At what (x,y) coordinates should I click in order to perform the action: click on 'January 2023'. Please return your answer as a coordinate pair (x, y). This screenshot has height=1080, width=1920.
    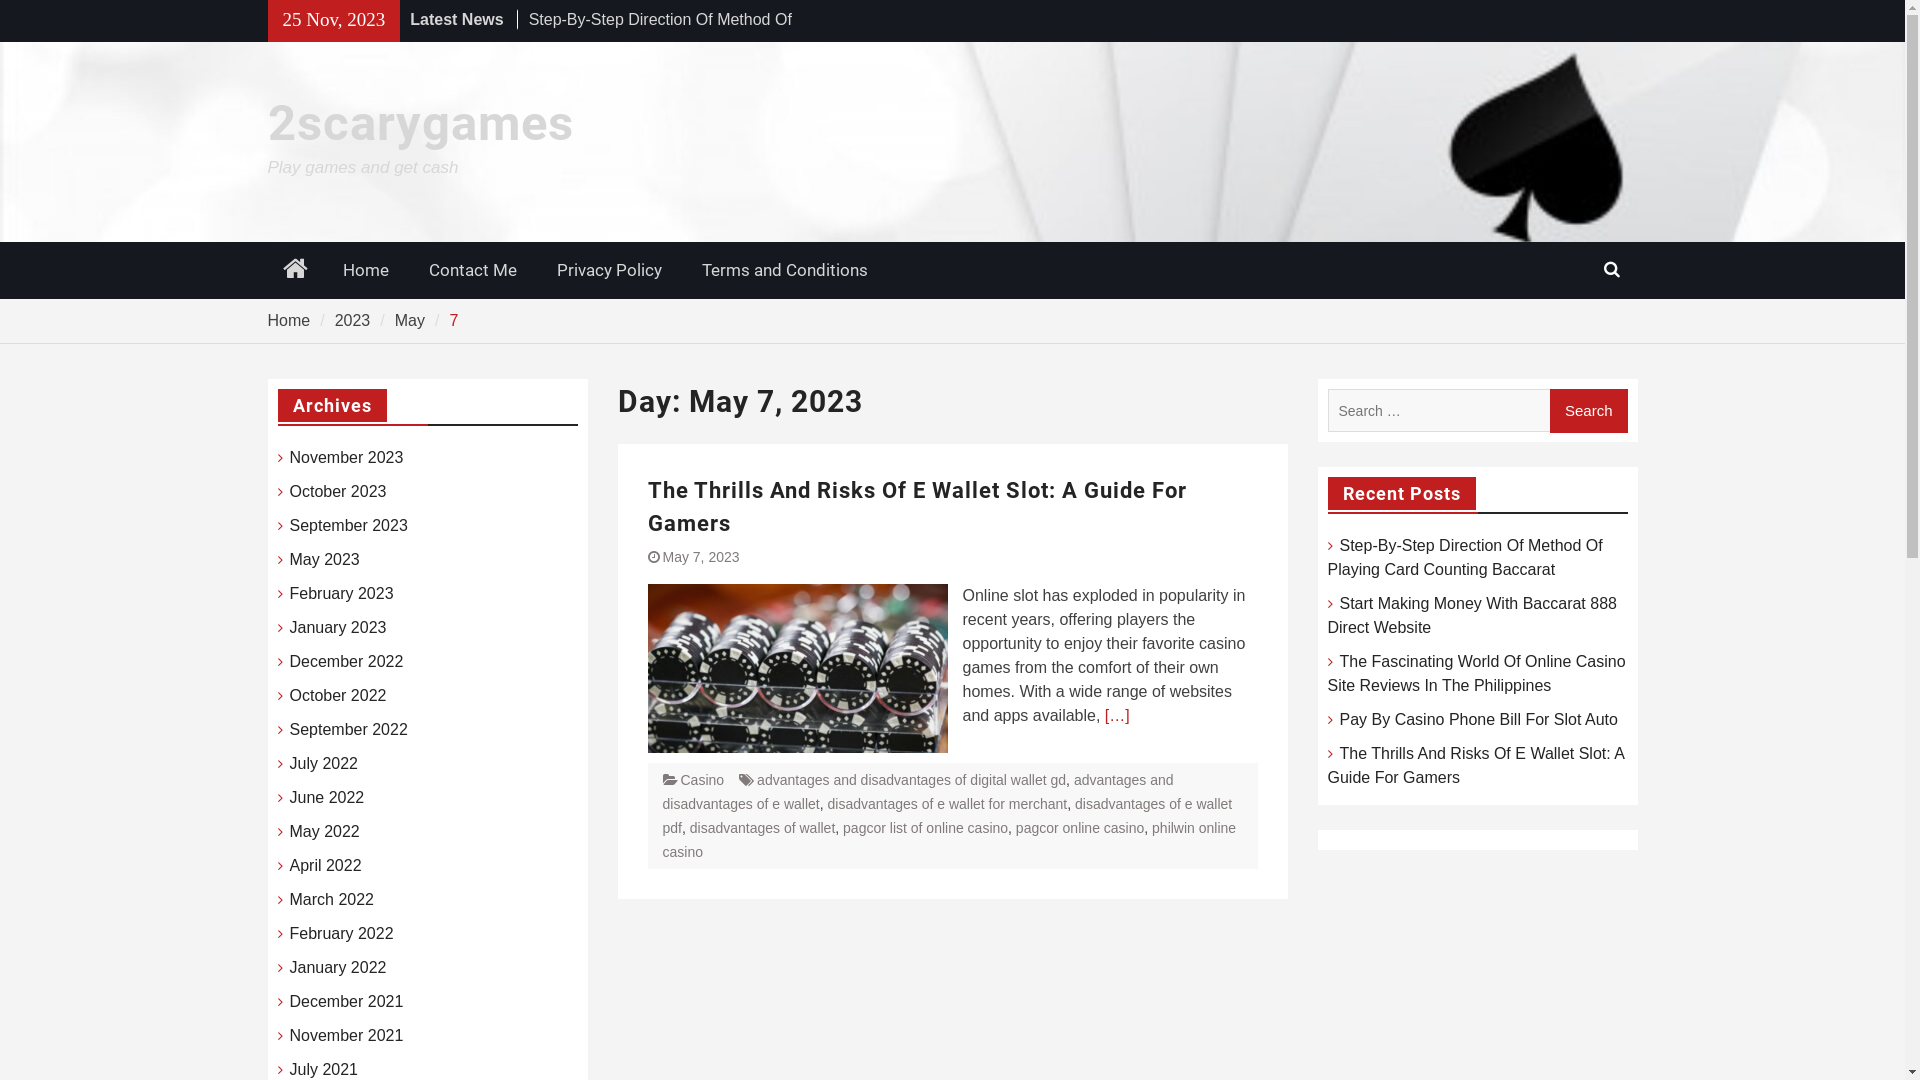
    Looking at the image, I should click on (338, 627).